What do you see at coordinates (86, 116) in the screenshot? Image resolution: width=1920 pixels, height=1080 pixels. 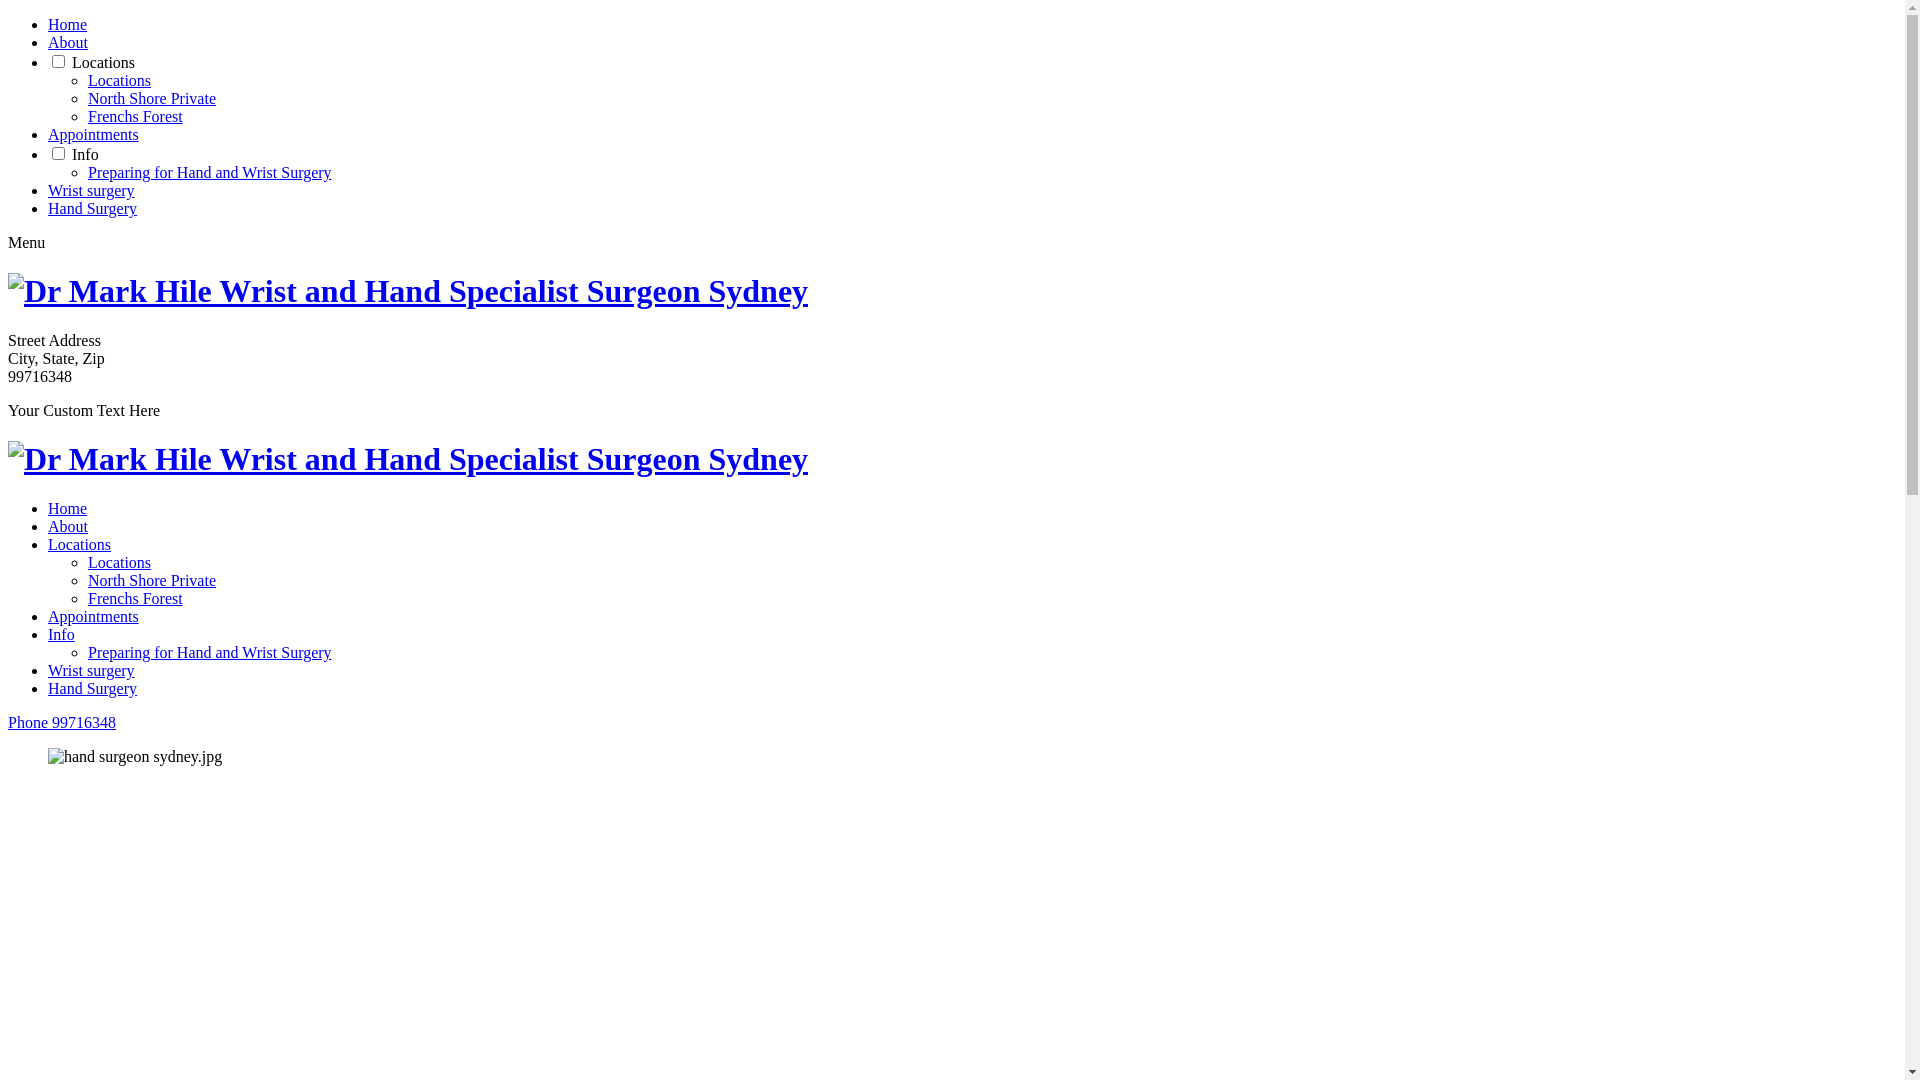 I see `'Frenchs Forest'` at bounding box center [86, 116].